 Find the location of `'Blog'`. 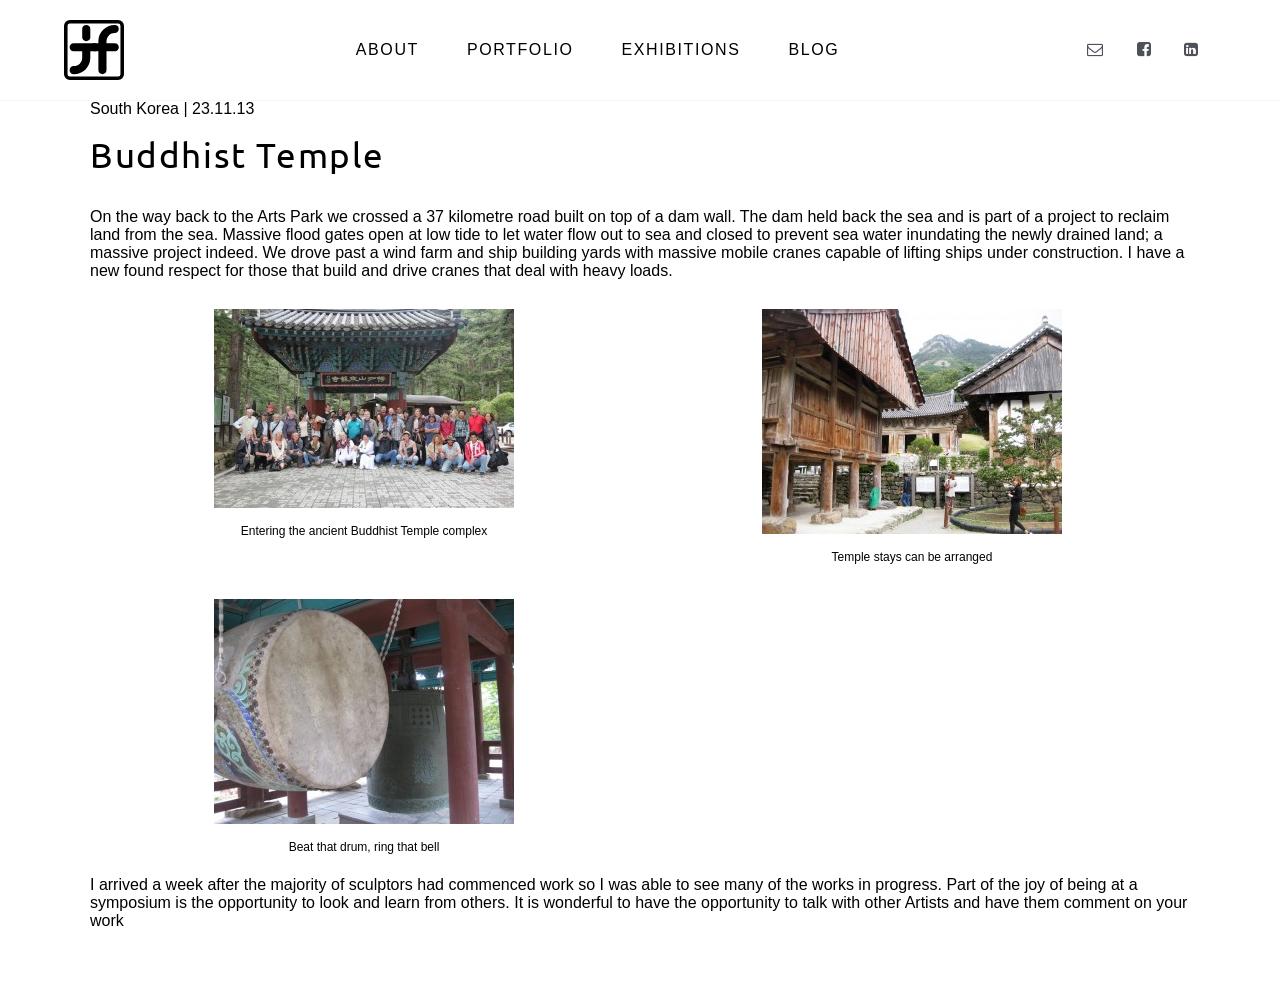

'Blog' is located at coordinates (813, 49).